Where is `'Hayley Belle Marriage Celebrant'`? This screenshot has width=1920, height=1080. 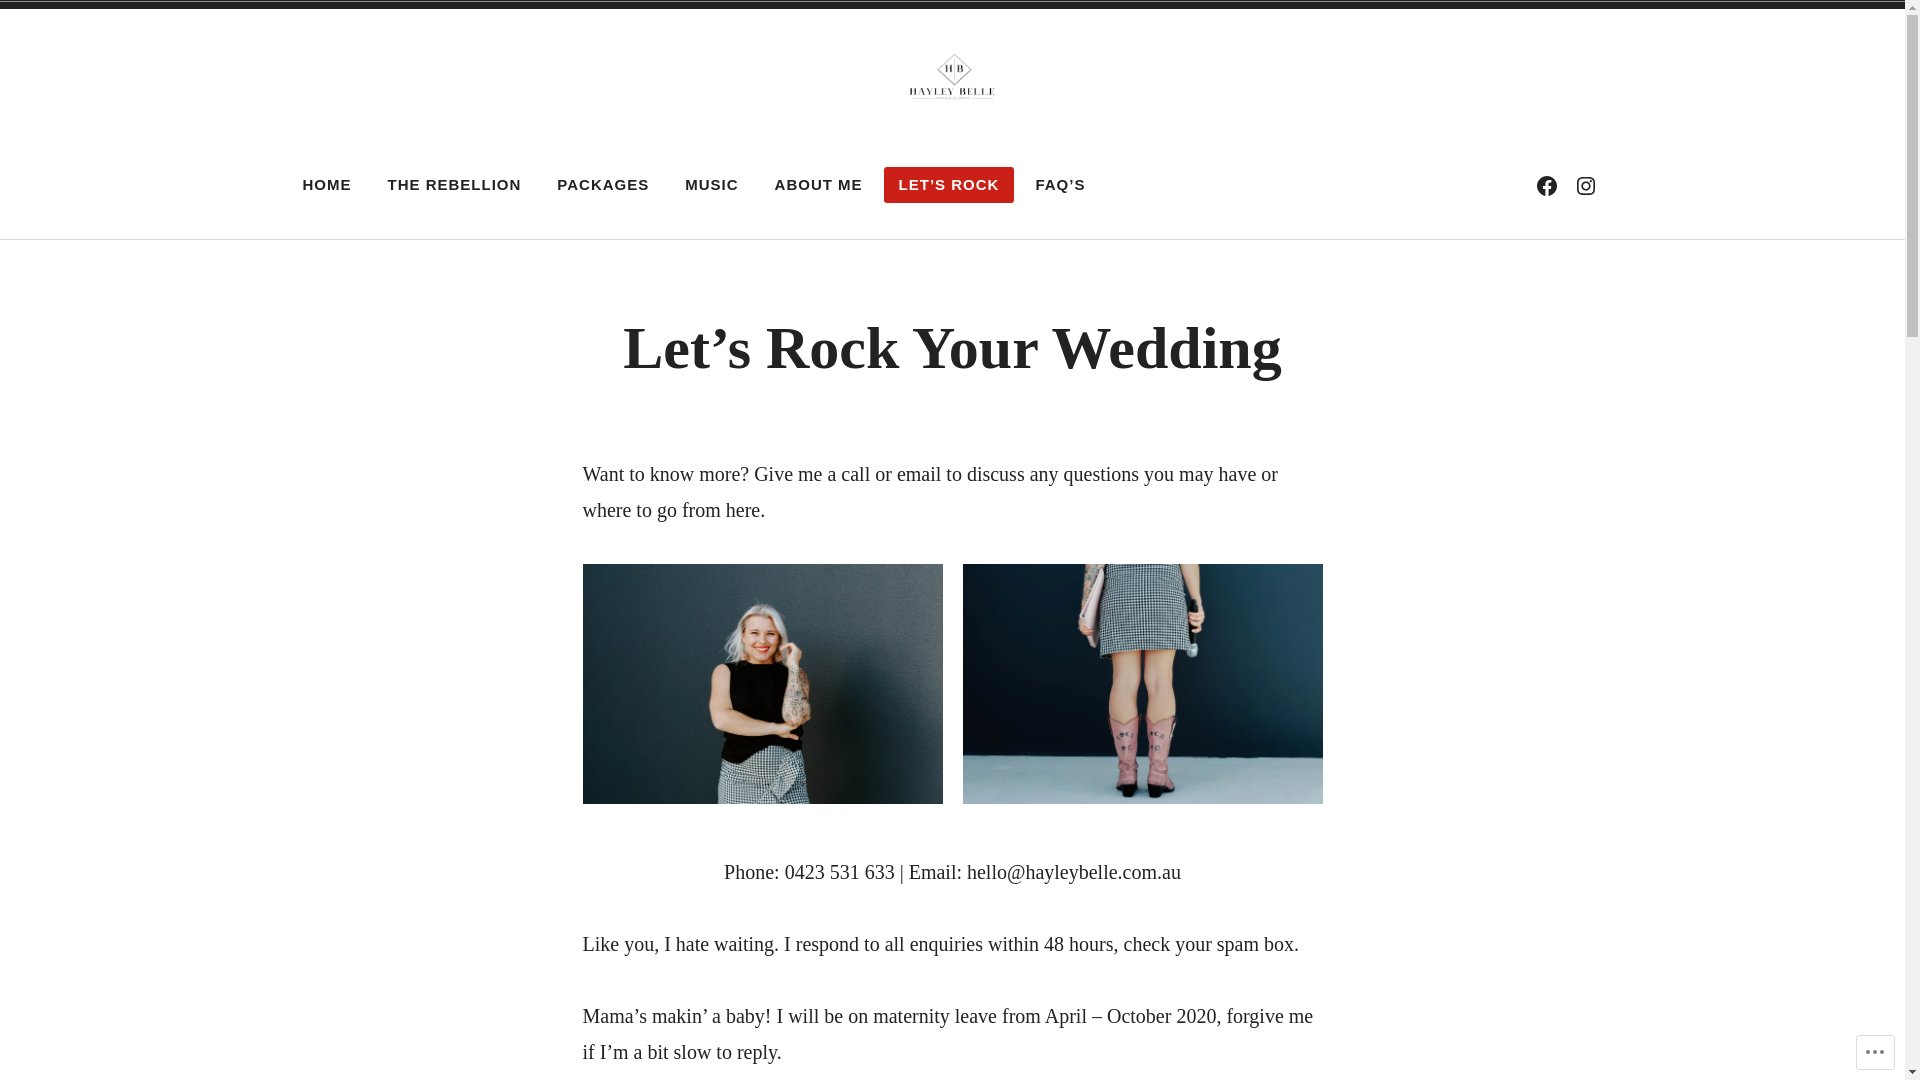 'Hayley Belle Marriage Celebrant' is located at coordinates (726, 160).